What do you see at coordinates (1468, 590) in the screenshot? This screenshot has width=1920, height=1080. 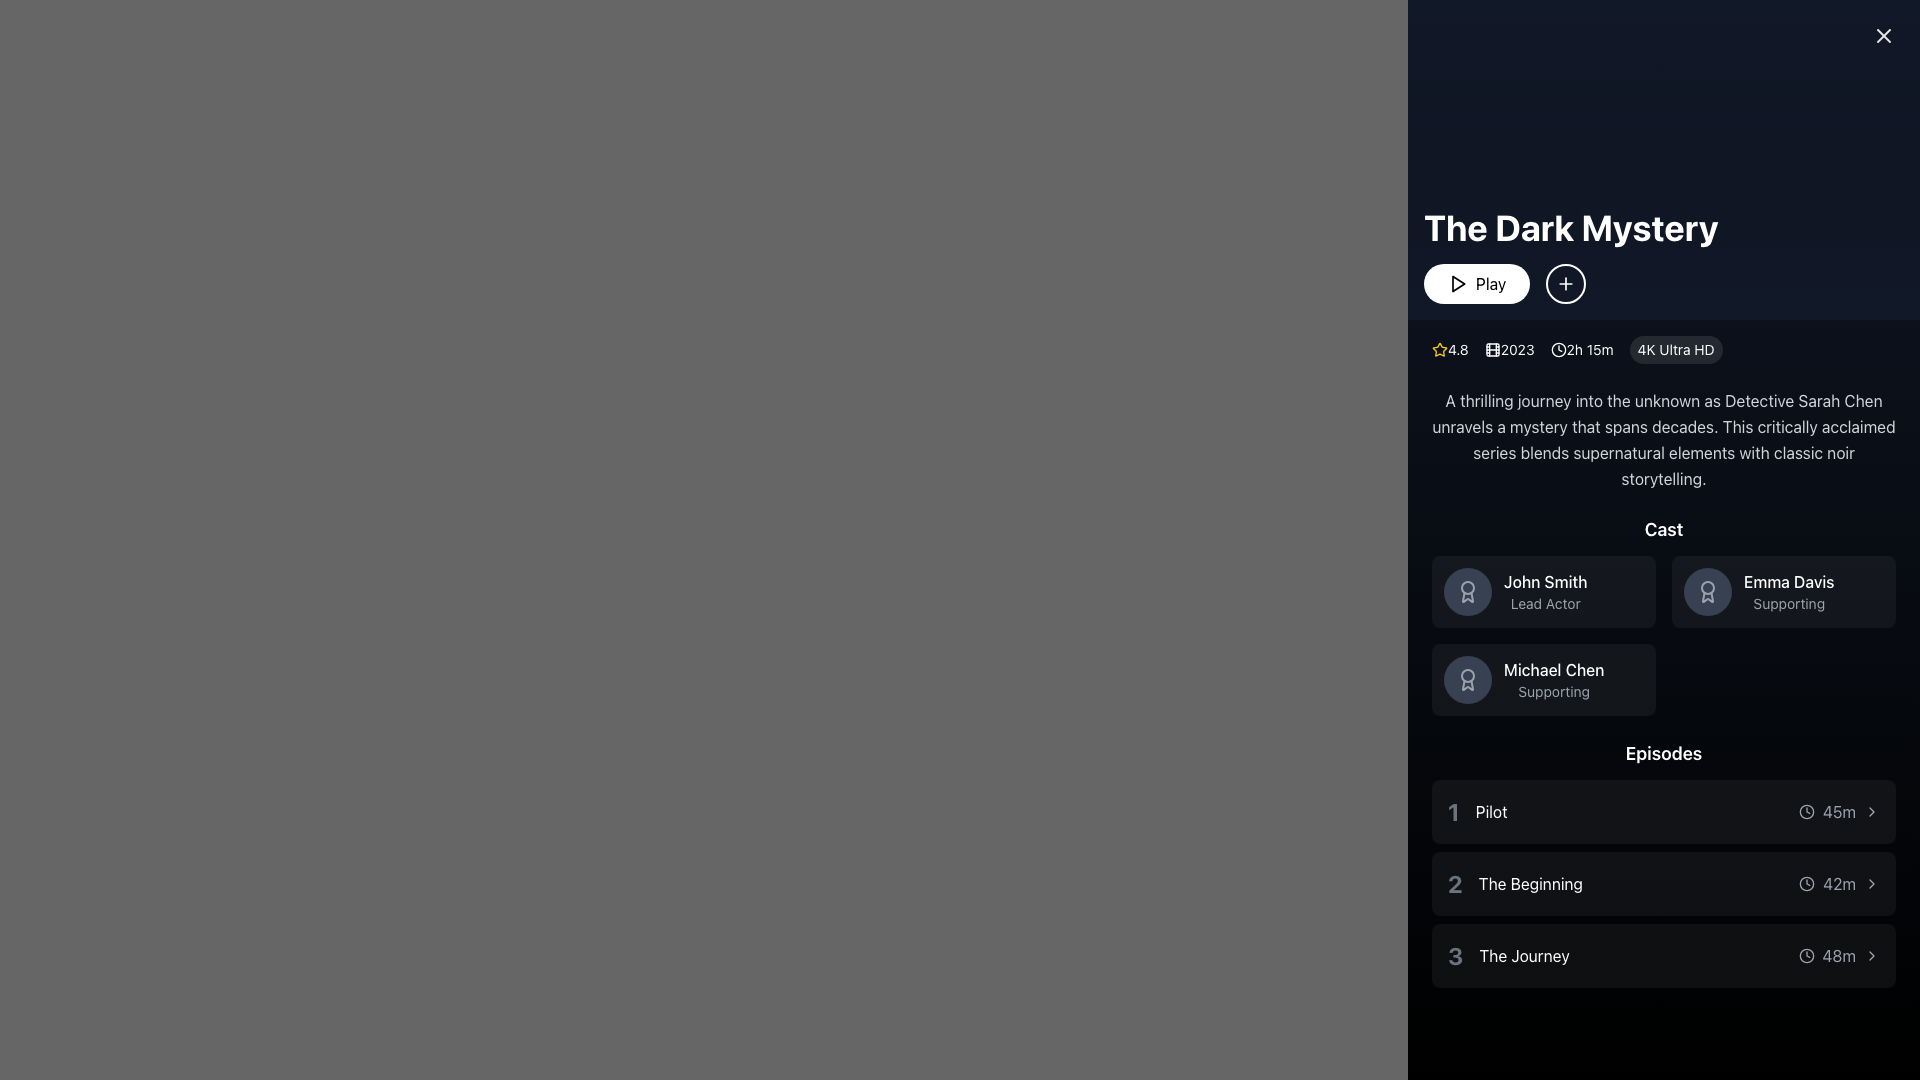 I see `the icon representing 'John Smith' located on the left side of the 'John Smith Lead Actor' card in the cast section, positioned above the text 'John Smith'` at bounding box center [1468, 590].